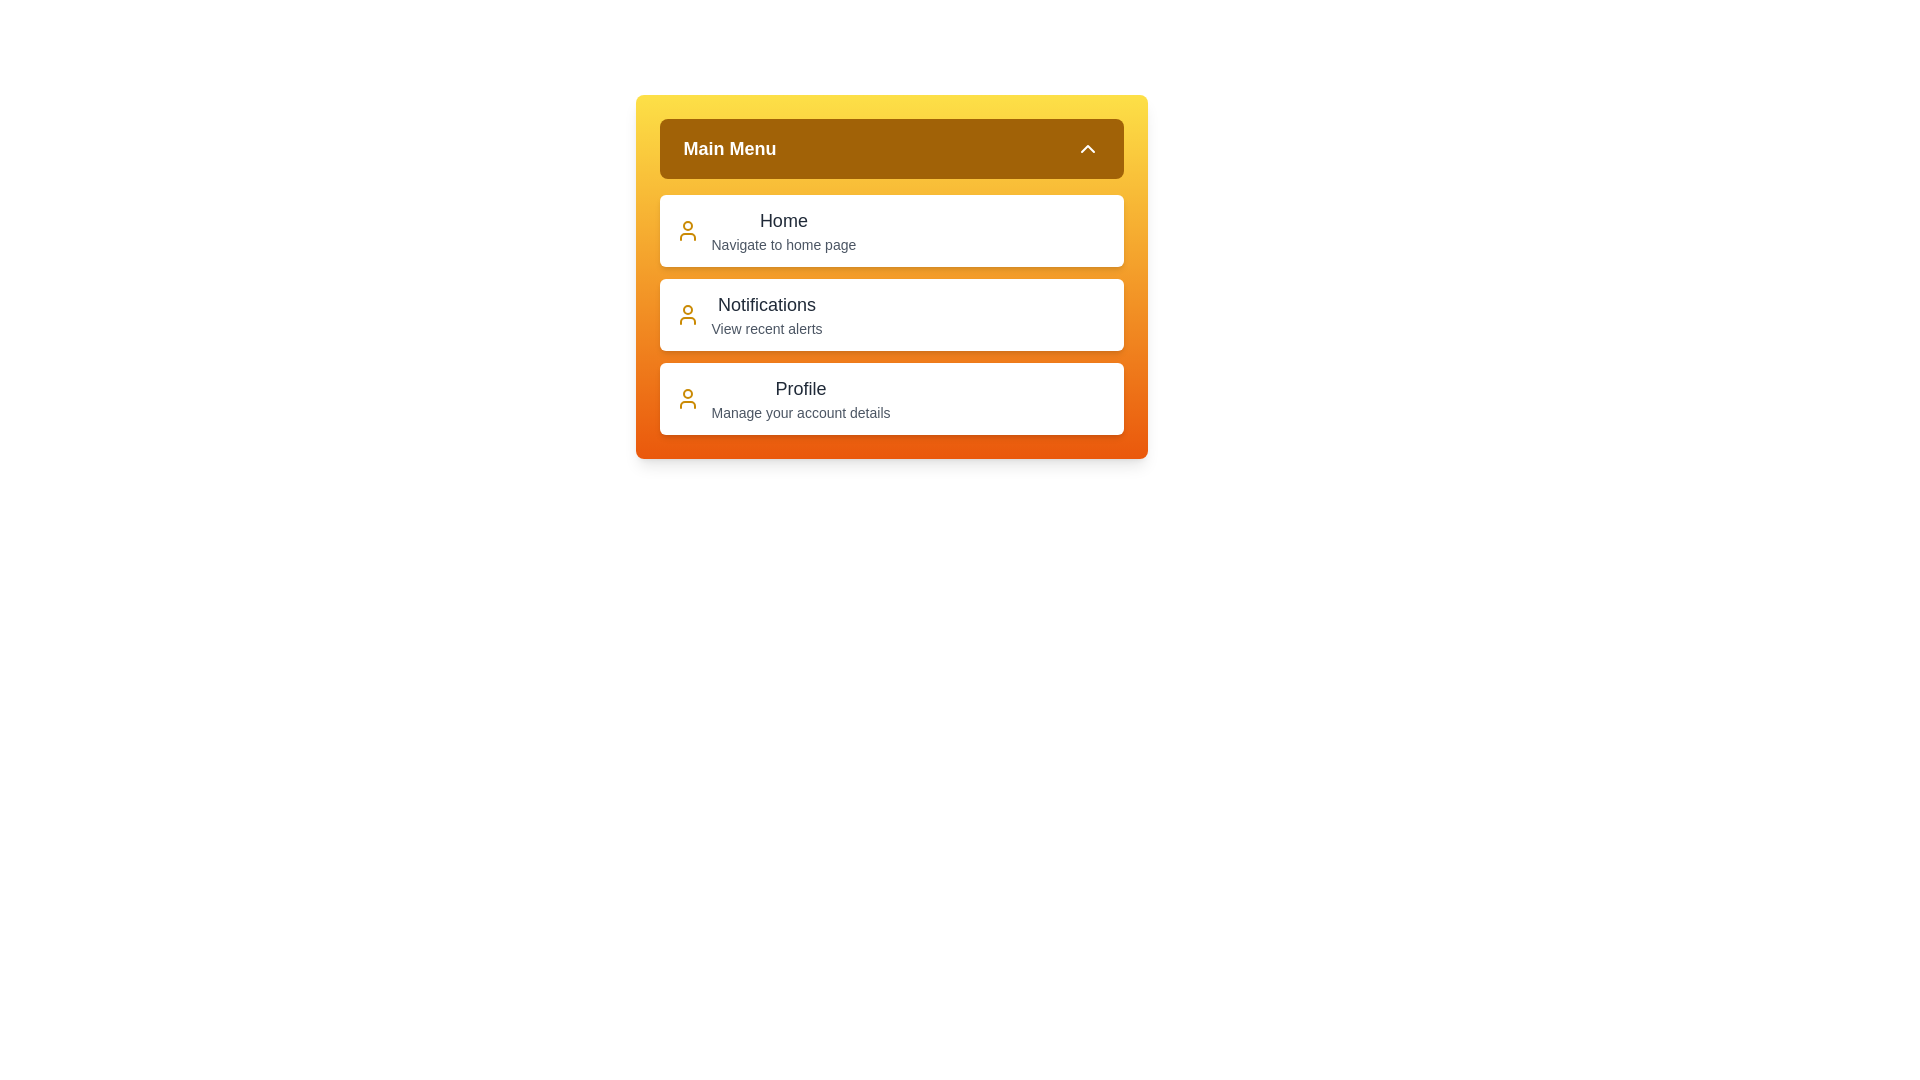  Describe the element at coordinates (890, 230) in the screenshot. I see `the menu item Home to view its hover effect` at that location.